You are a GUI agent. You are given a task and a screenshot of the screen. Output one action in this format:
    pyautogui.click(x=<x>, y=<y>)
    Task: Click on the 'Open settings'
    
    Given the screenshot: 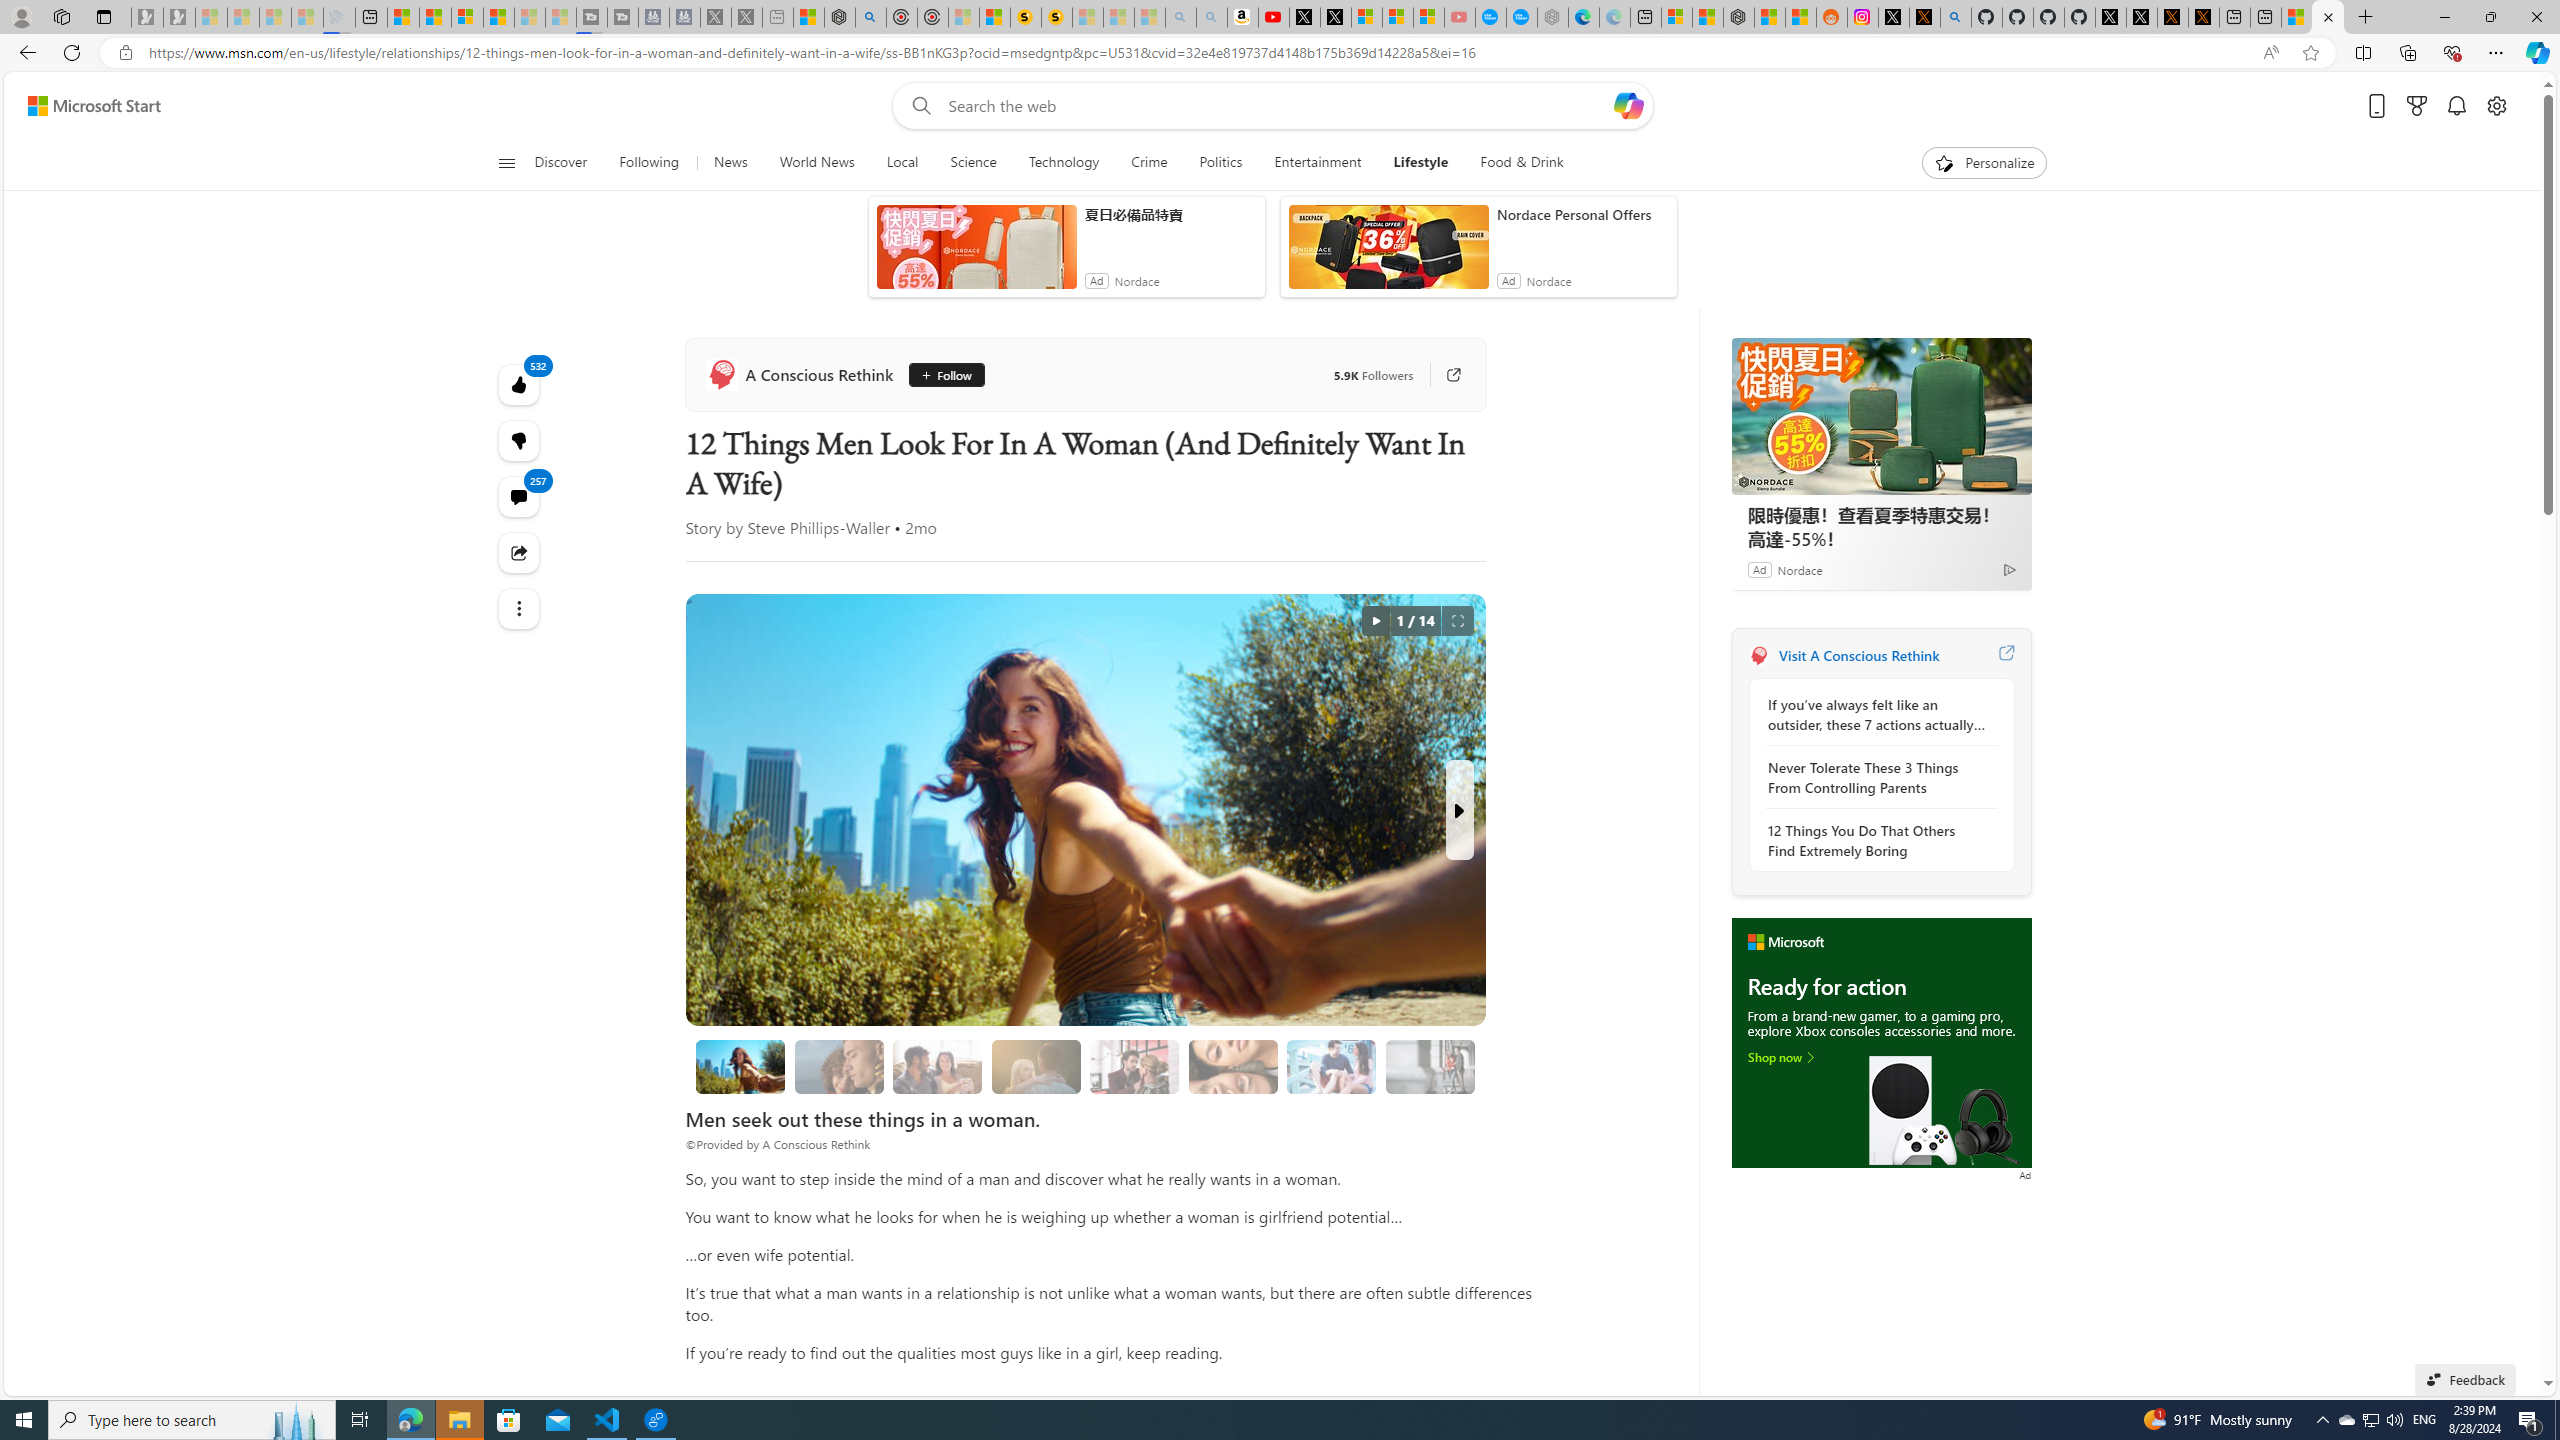 What is the action you would take?
    pyautogui.click(x=2496, y=106)
    